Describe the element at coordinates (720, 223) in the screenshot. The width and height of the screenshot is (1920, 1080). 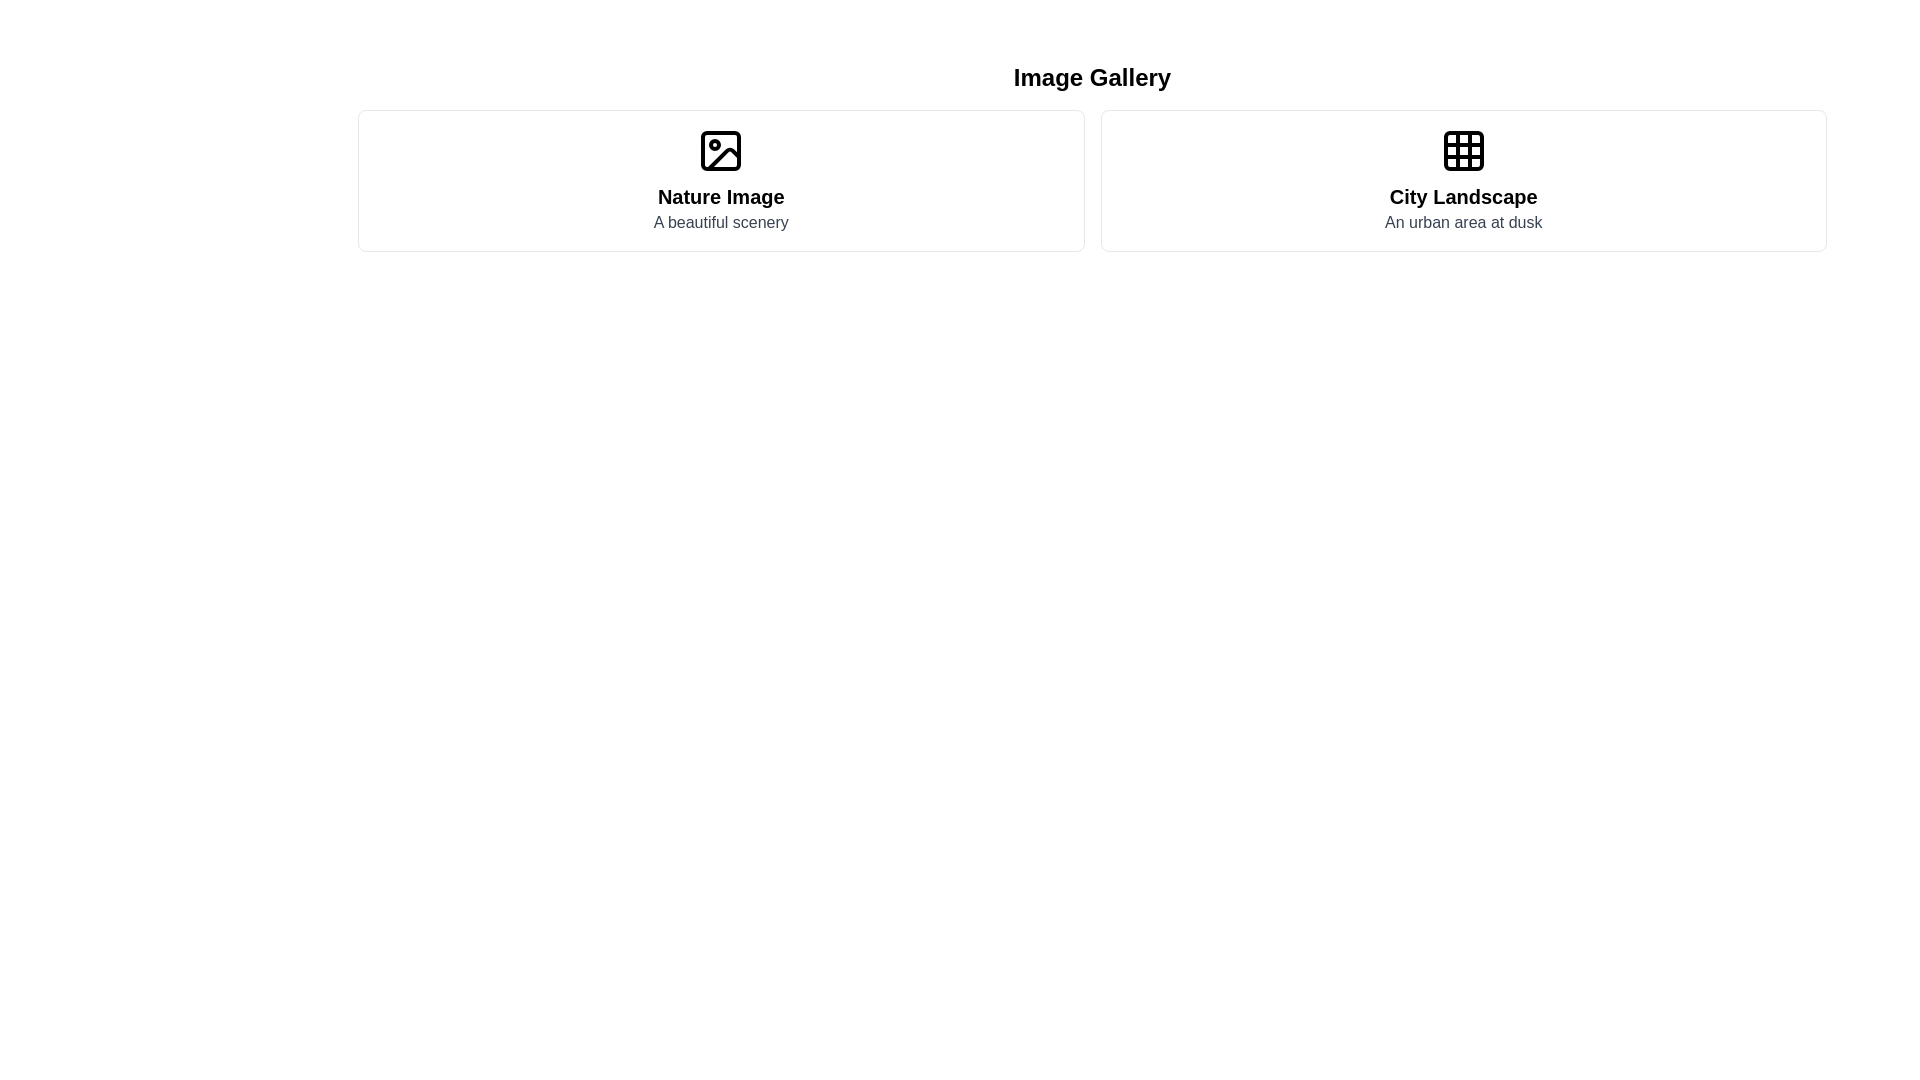
I see `text label displaying 'A beautiful scenery', which is styled in gray and positioned beneath the header 'Nature Image'` at that location.